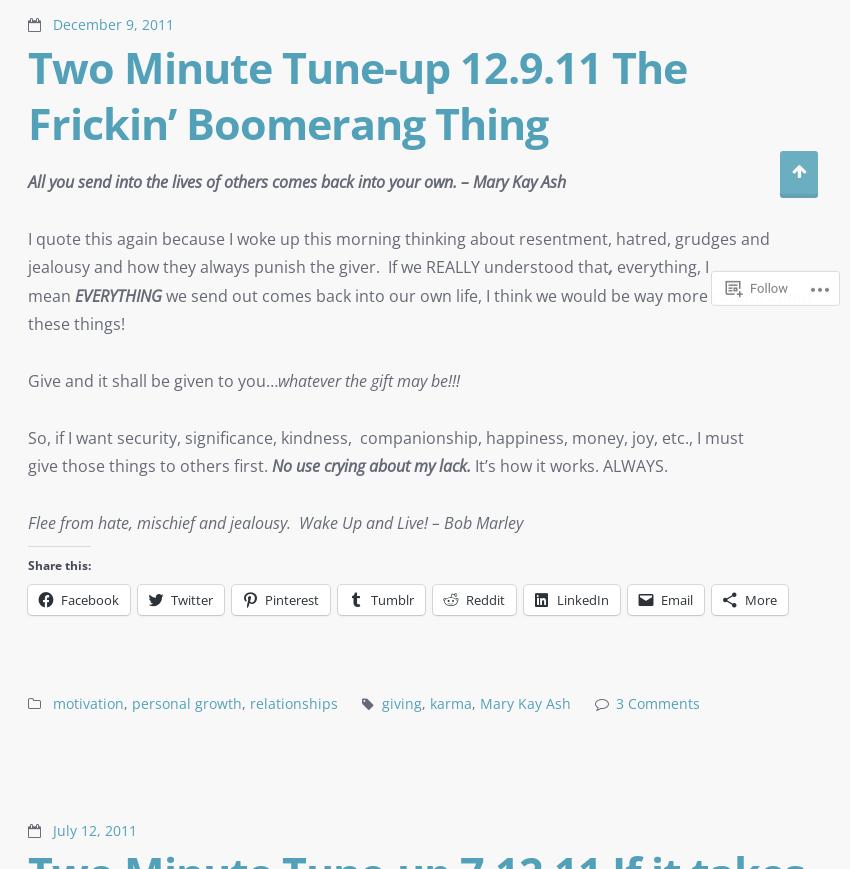 The image size is (850, 869). What do you see at coordinates (130, 703) in the screenshot?
I see `'personal growth'` at bounding box center [130, 703].